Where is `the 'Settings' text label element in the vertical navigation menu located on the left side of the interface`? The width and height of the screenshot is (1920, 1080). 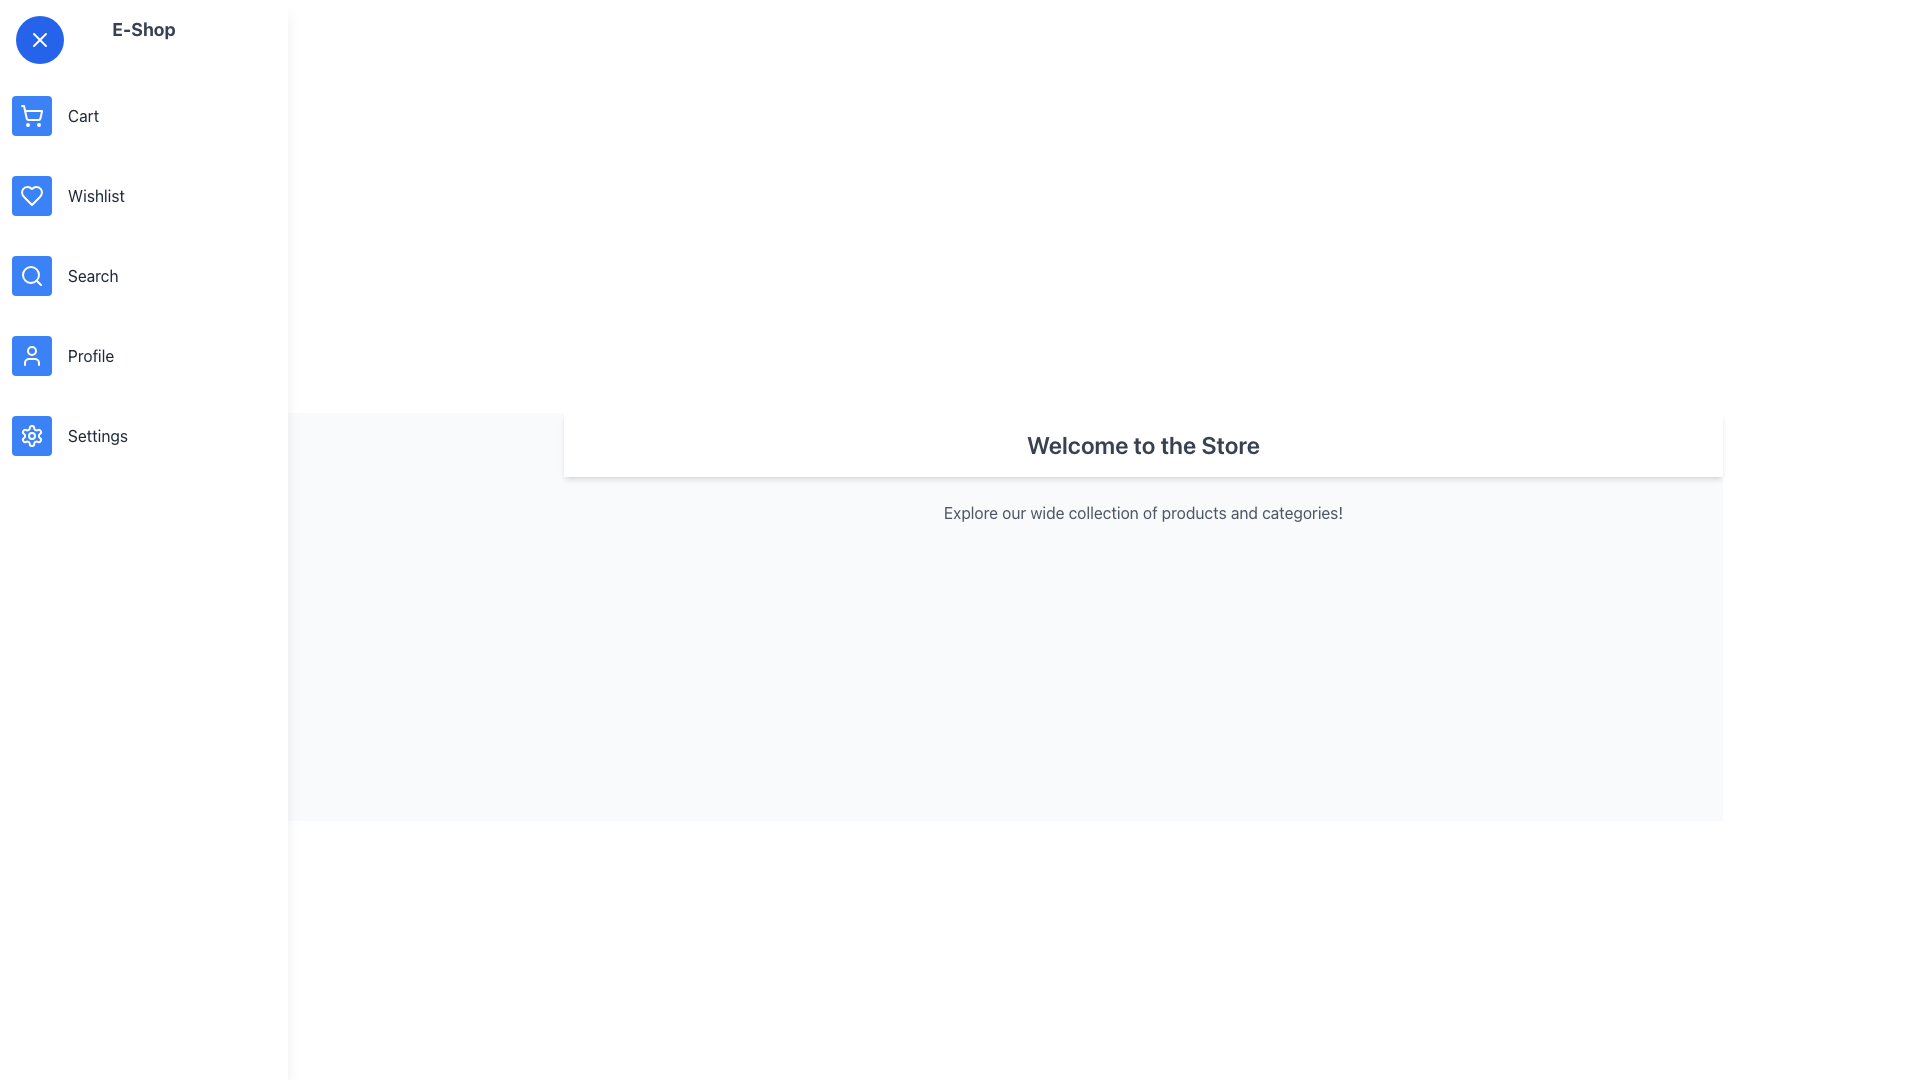
the 'Settings' text label element in the vertical navigation menu located on the left side of the interface is located at coordinates (96, 434).